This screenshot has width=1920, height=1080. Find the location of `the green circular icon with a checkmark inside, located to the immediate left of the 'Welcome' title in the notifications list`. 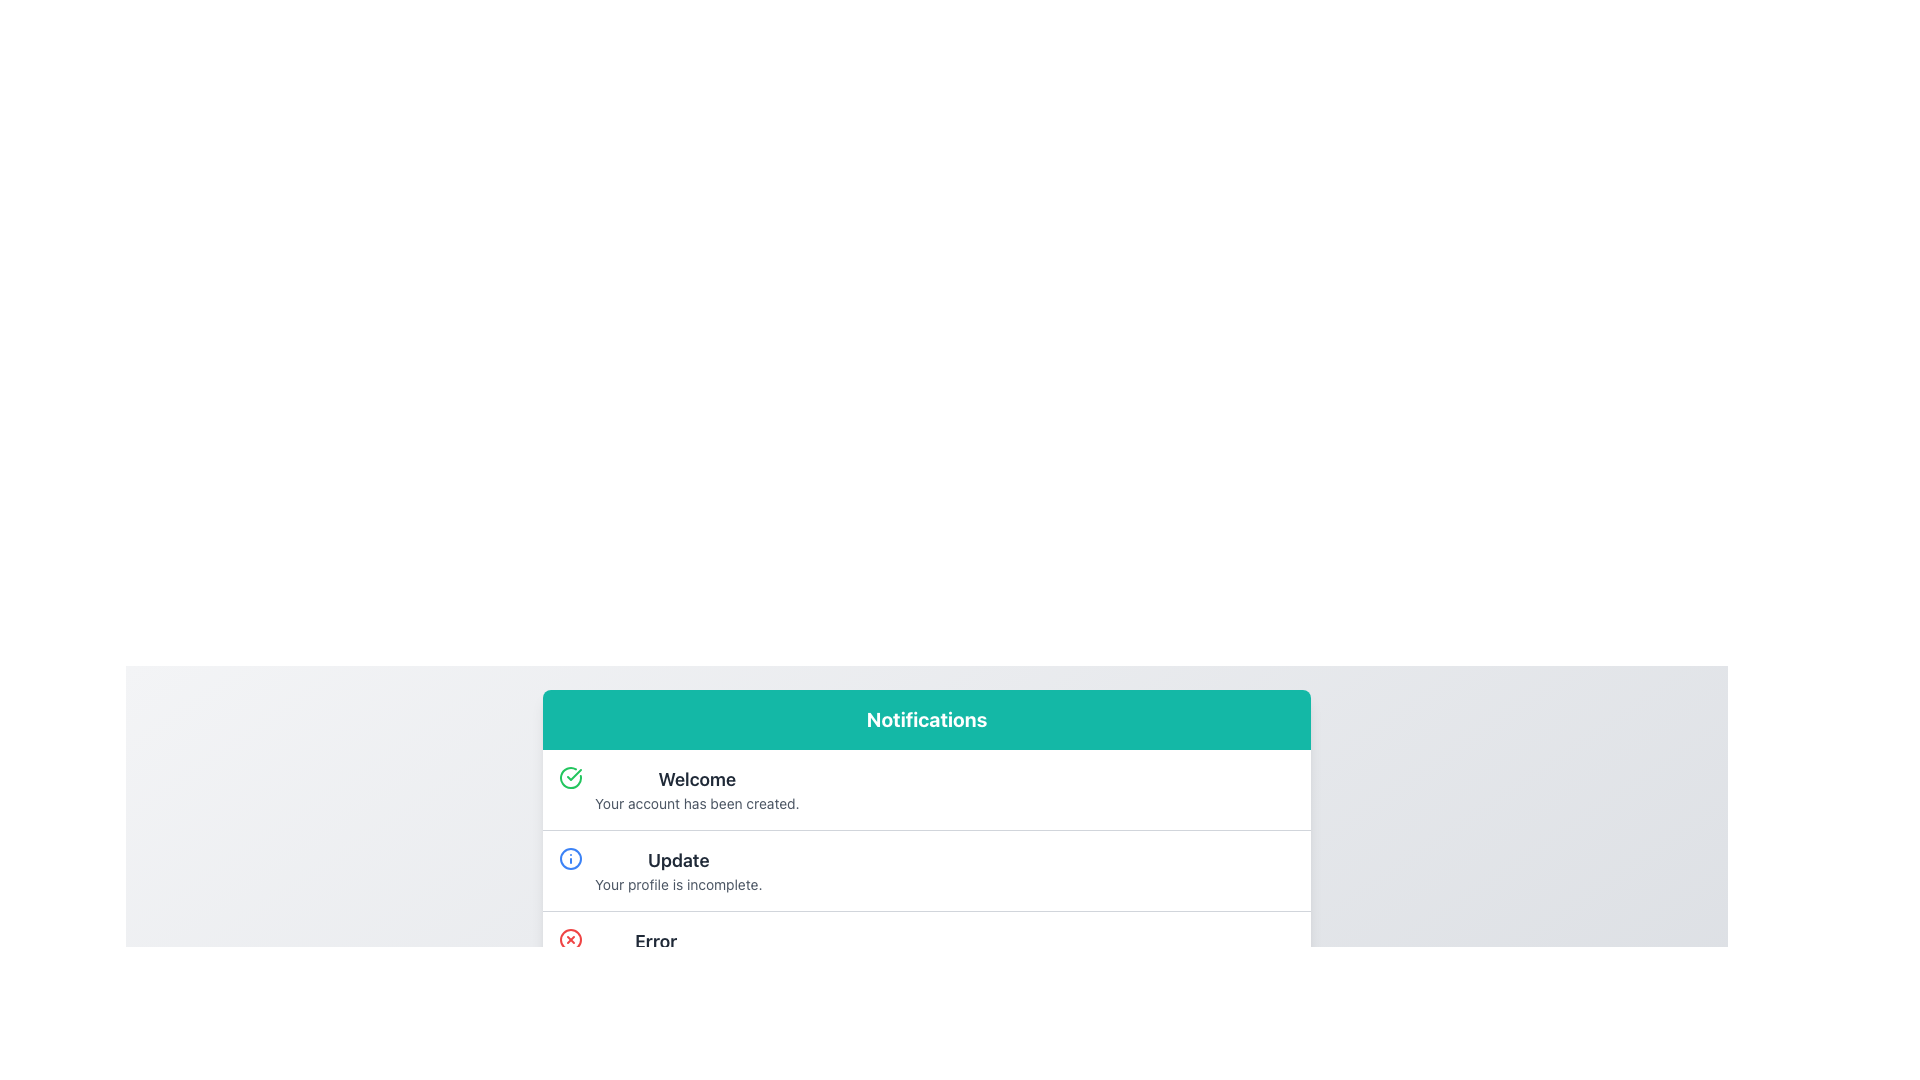

the green circular icon with a checkmark inside, located to the immediate left of the 'Welcome' title in the notifications list is located at coordinates (570, 777).